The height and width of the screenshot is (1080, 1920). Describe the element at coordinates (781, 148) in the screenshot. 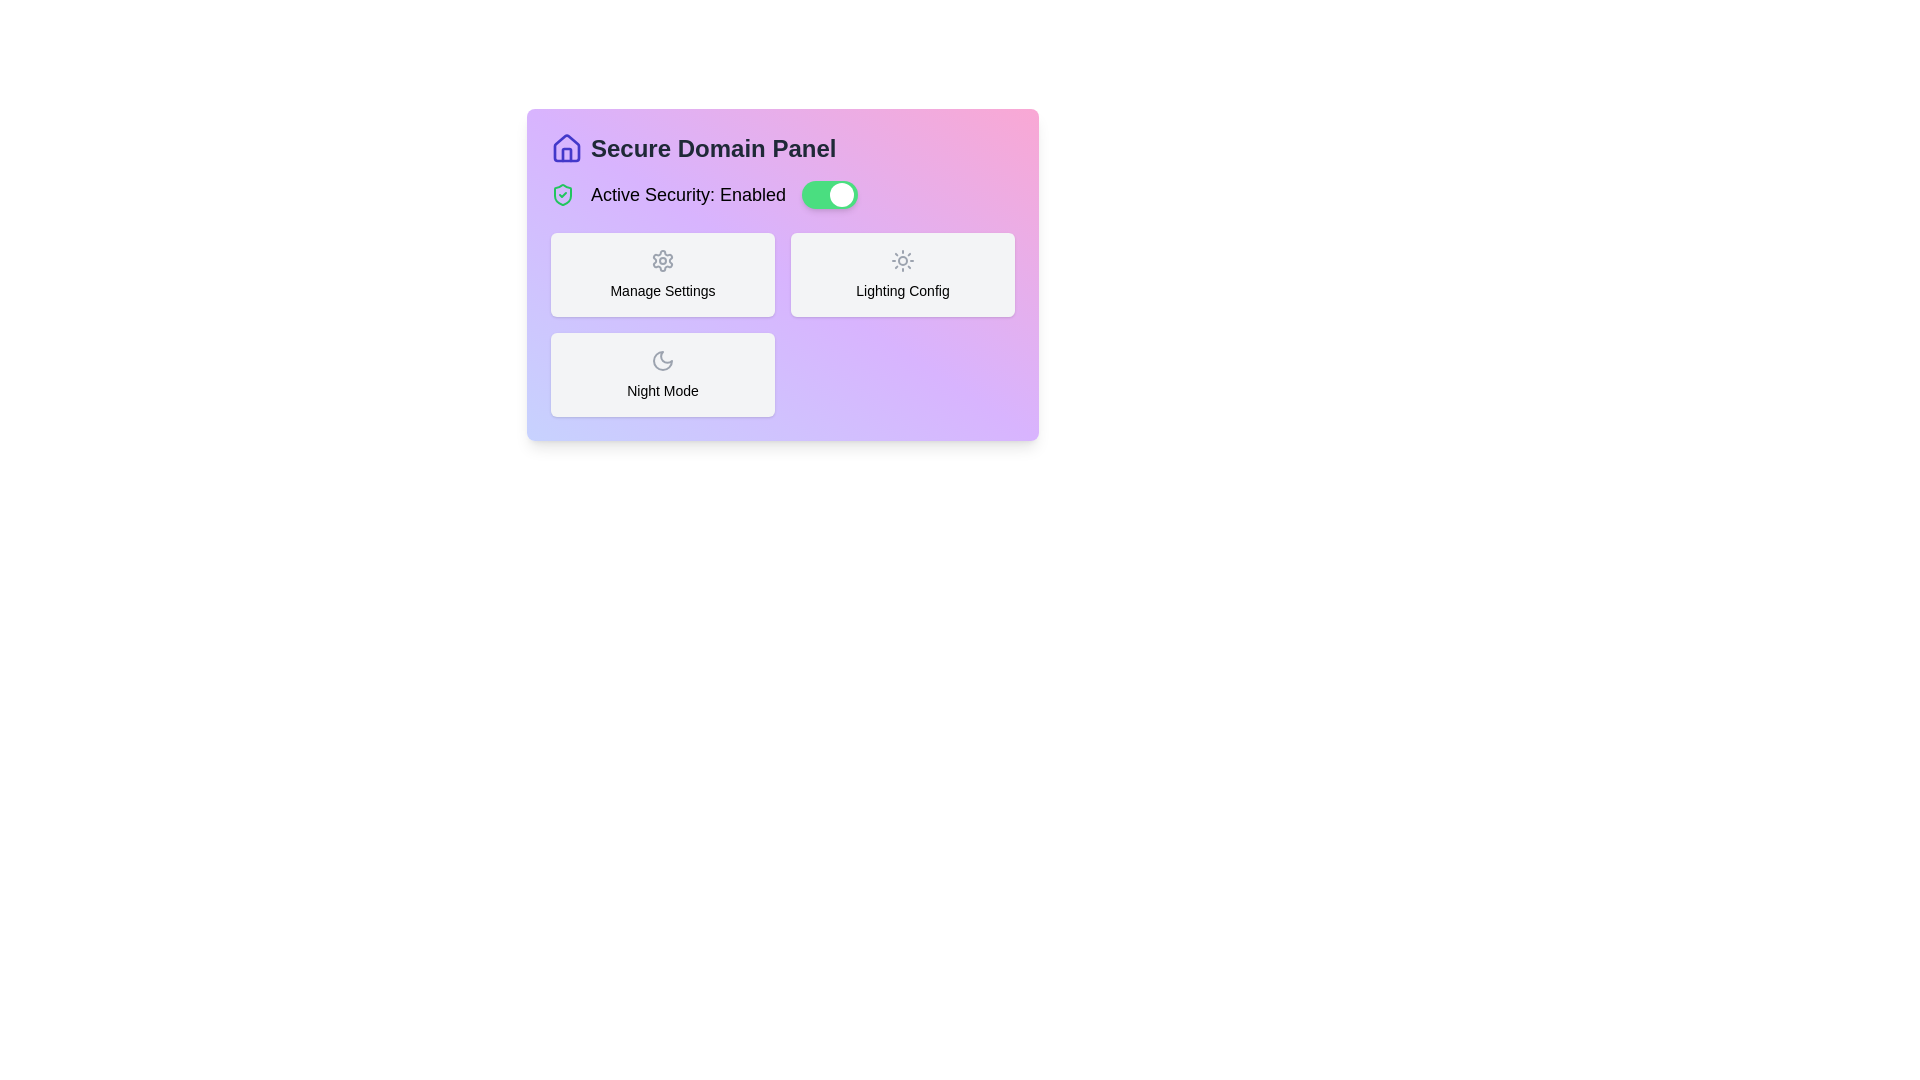

I see `the bold, large-text title 'Secure Domain Panel'` at that location.